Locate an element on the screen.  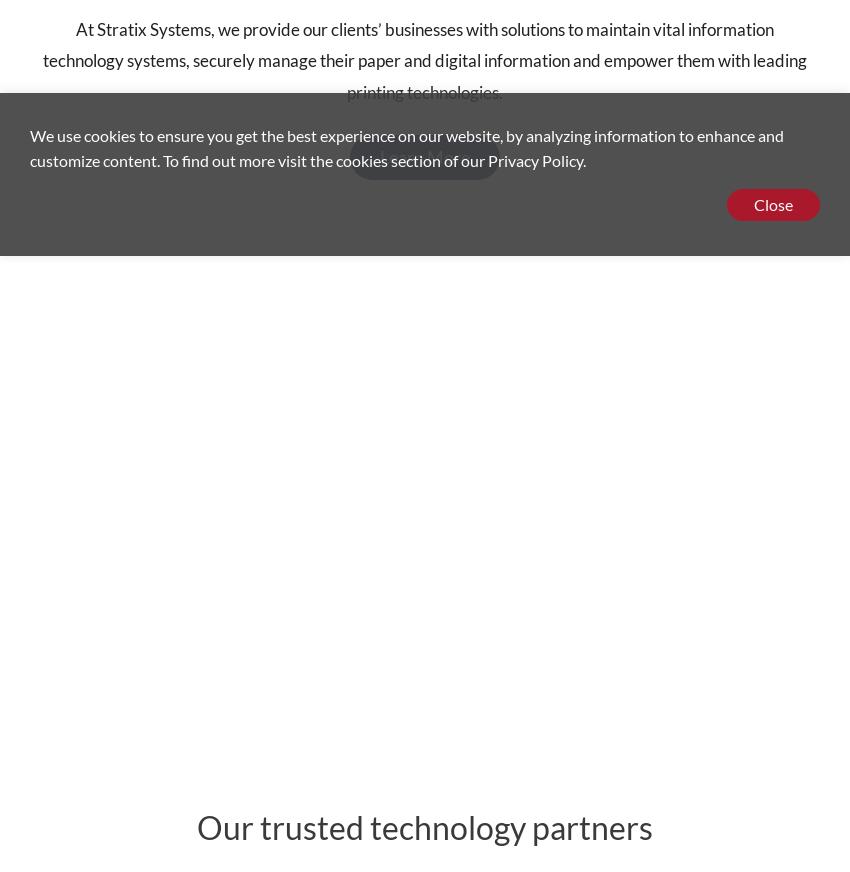
'Close' is located at coordinates (771, 204).